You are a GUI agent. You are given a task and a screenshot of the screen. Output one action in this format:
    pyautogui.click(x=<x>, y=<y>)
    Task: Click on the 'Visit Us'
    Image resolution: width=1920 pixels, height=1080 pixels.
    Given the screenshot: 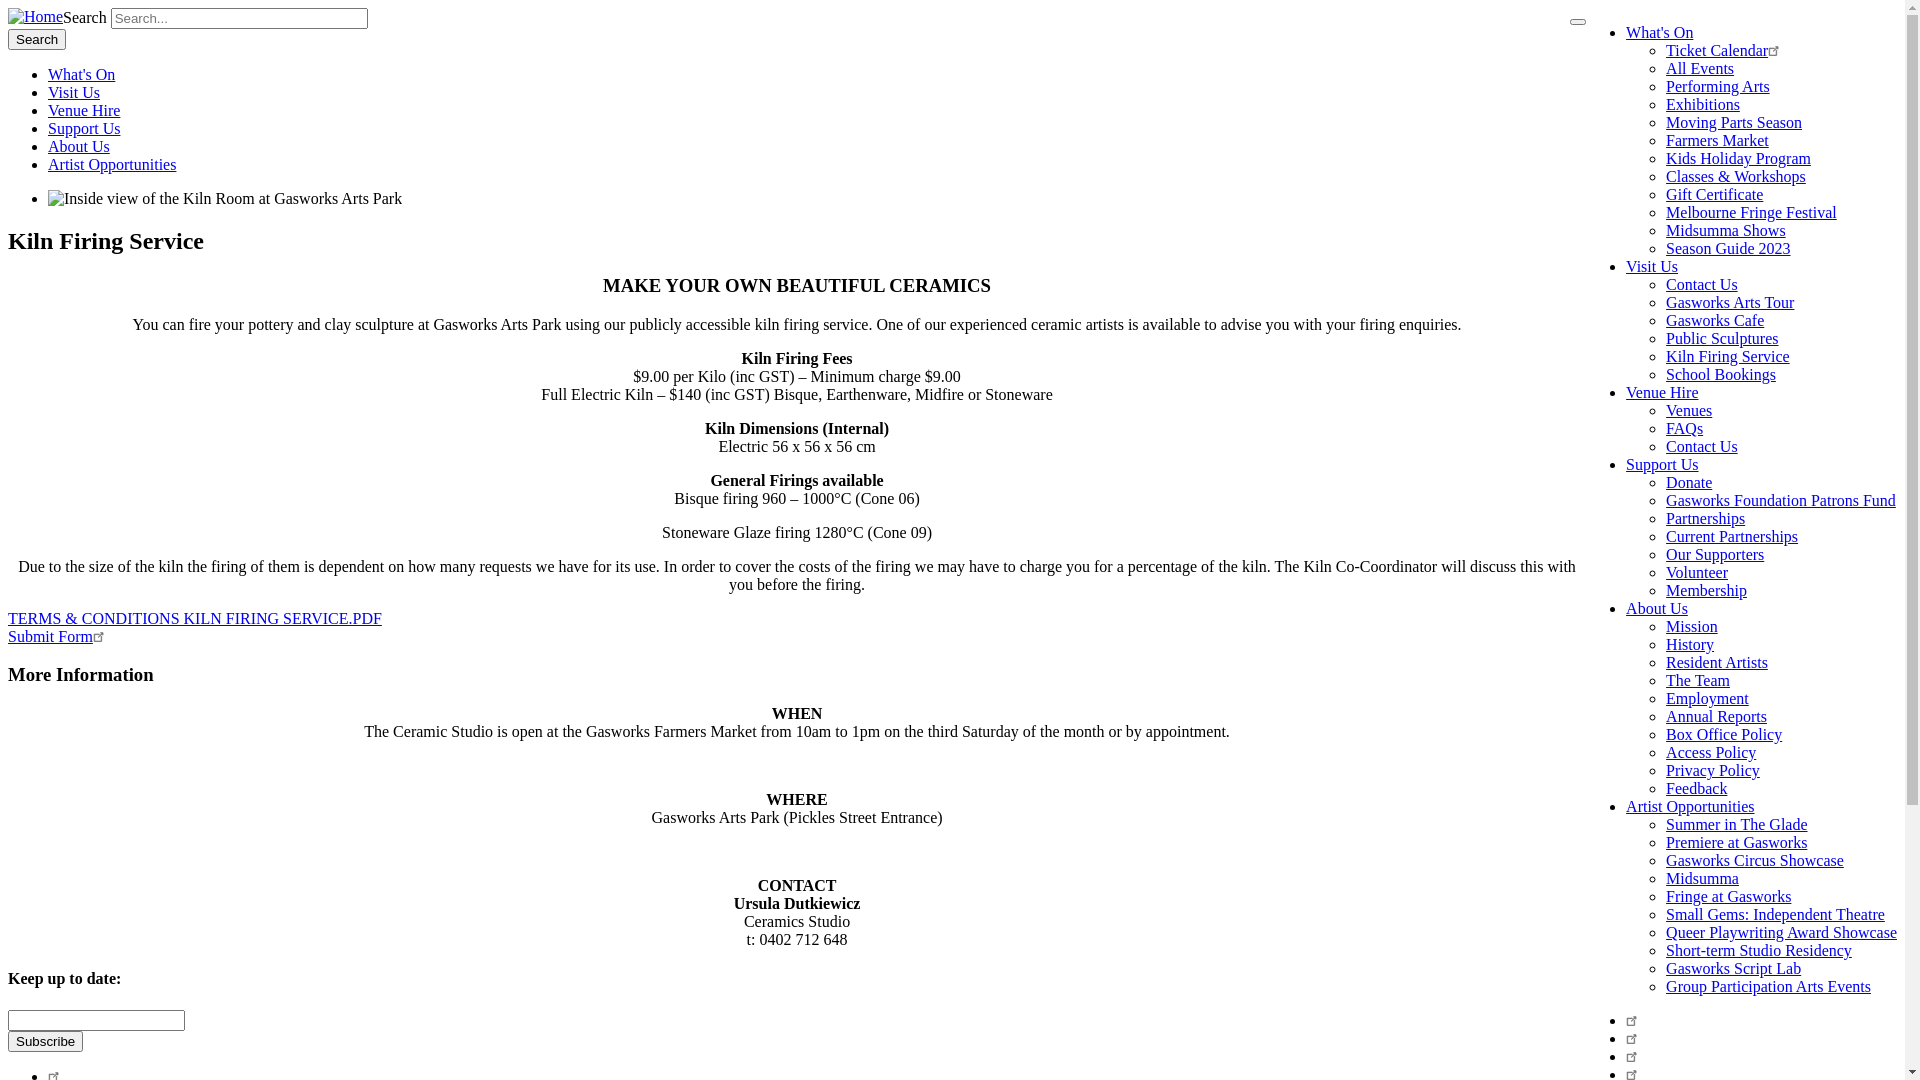 What is the action you would take?
    pyautogui.click(x=1626, y=265)
    